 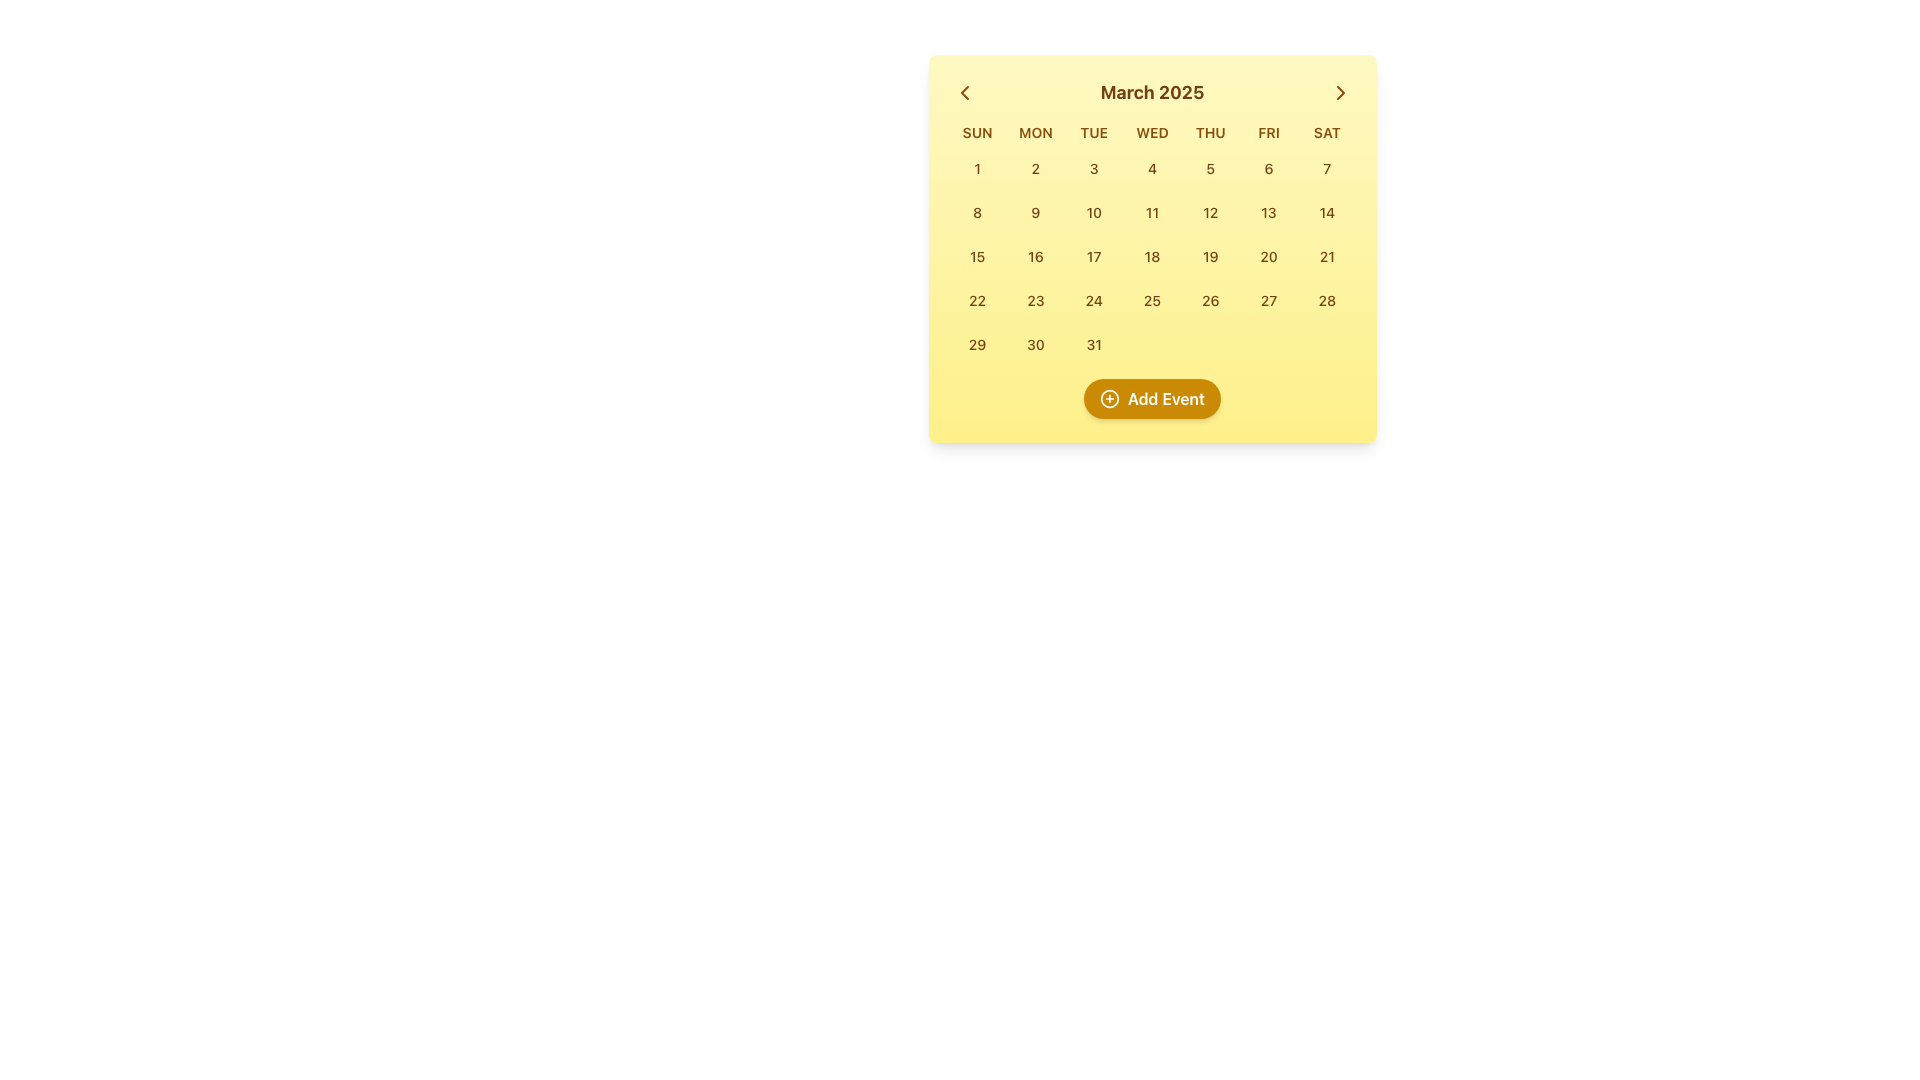 What do you see at coordinates (1093, 343) in the screenshot?
I see `the calendar date cell representing the date '31', located in the bottom-right section of the calendar grid` at bounding box center [1093, 343].